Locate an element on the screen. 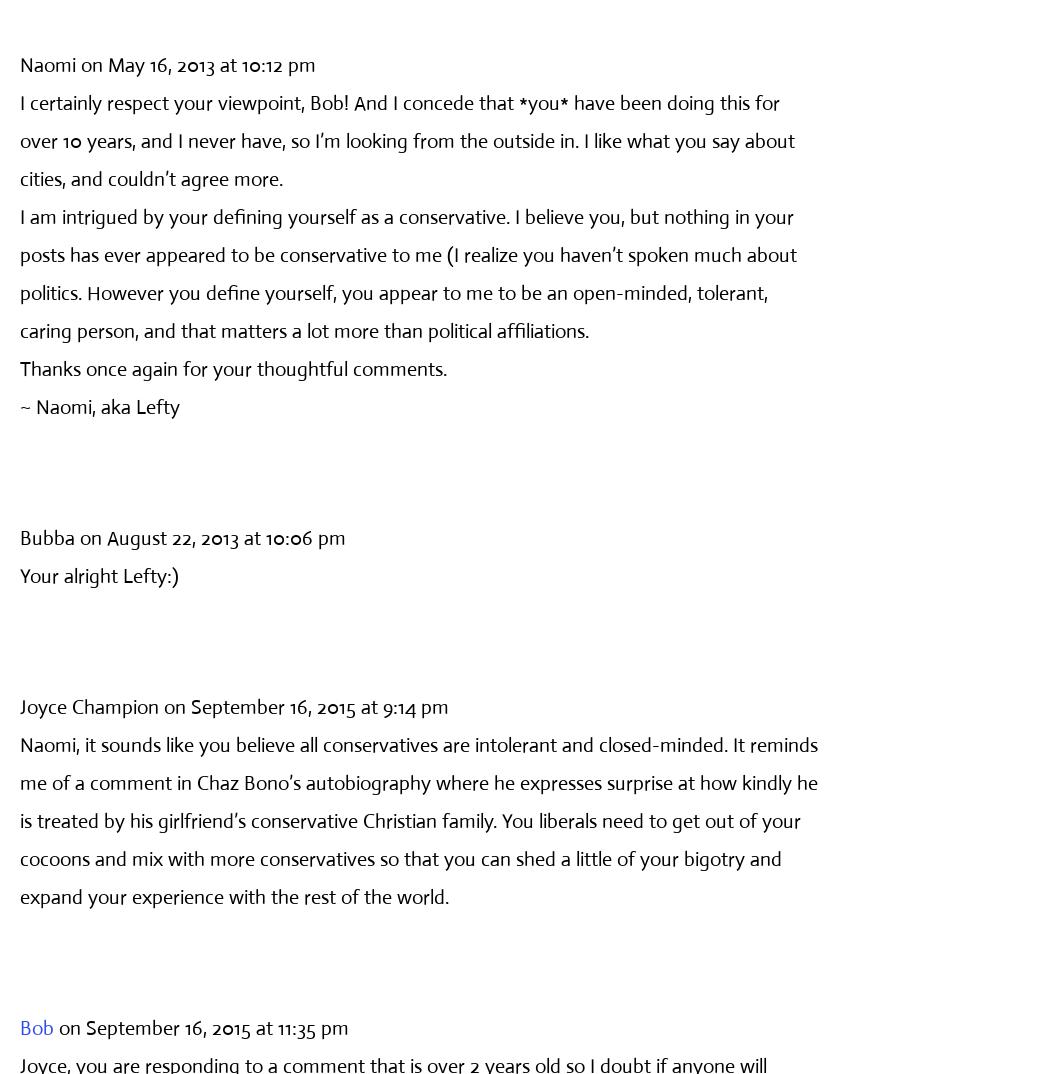 The width and height of the screenshot is (1050, 1074). 'Naomi' is located at coordinates (46, 64).